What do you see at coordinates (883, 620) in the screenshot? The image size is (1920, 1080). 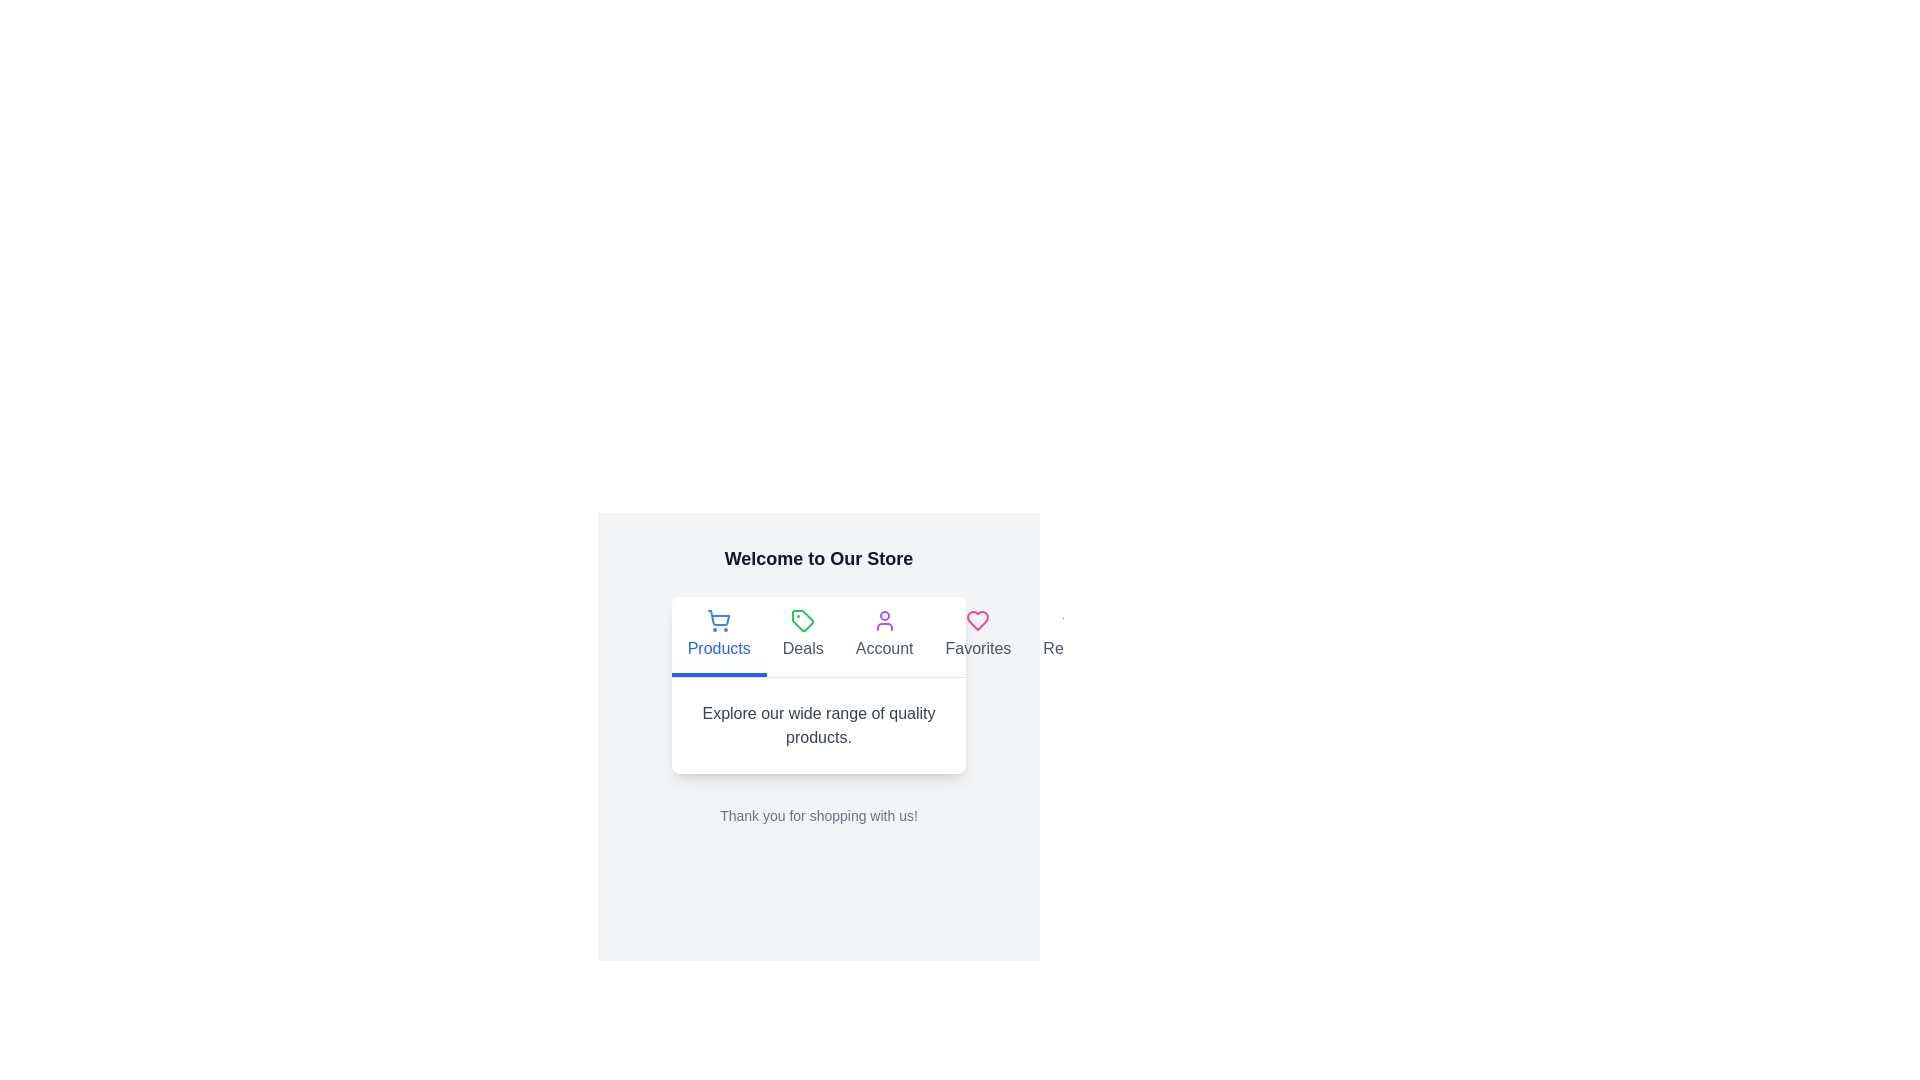 I see `the vibrant purple person icon in the navigation menu` at bounding box center [883, 620].